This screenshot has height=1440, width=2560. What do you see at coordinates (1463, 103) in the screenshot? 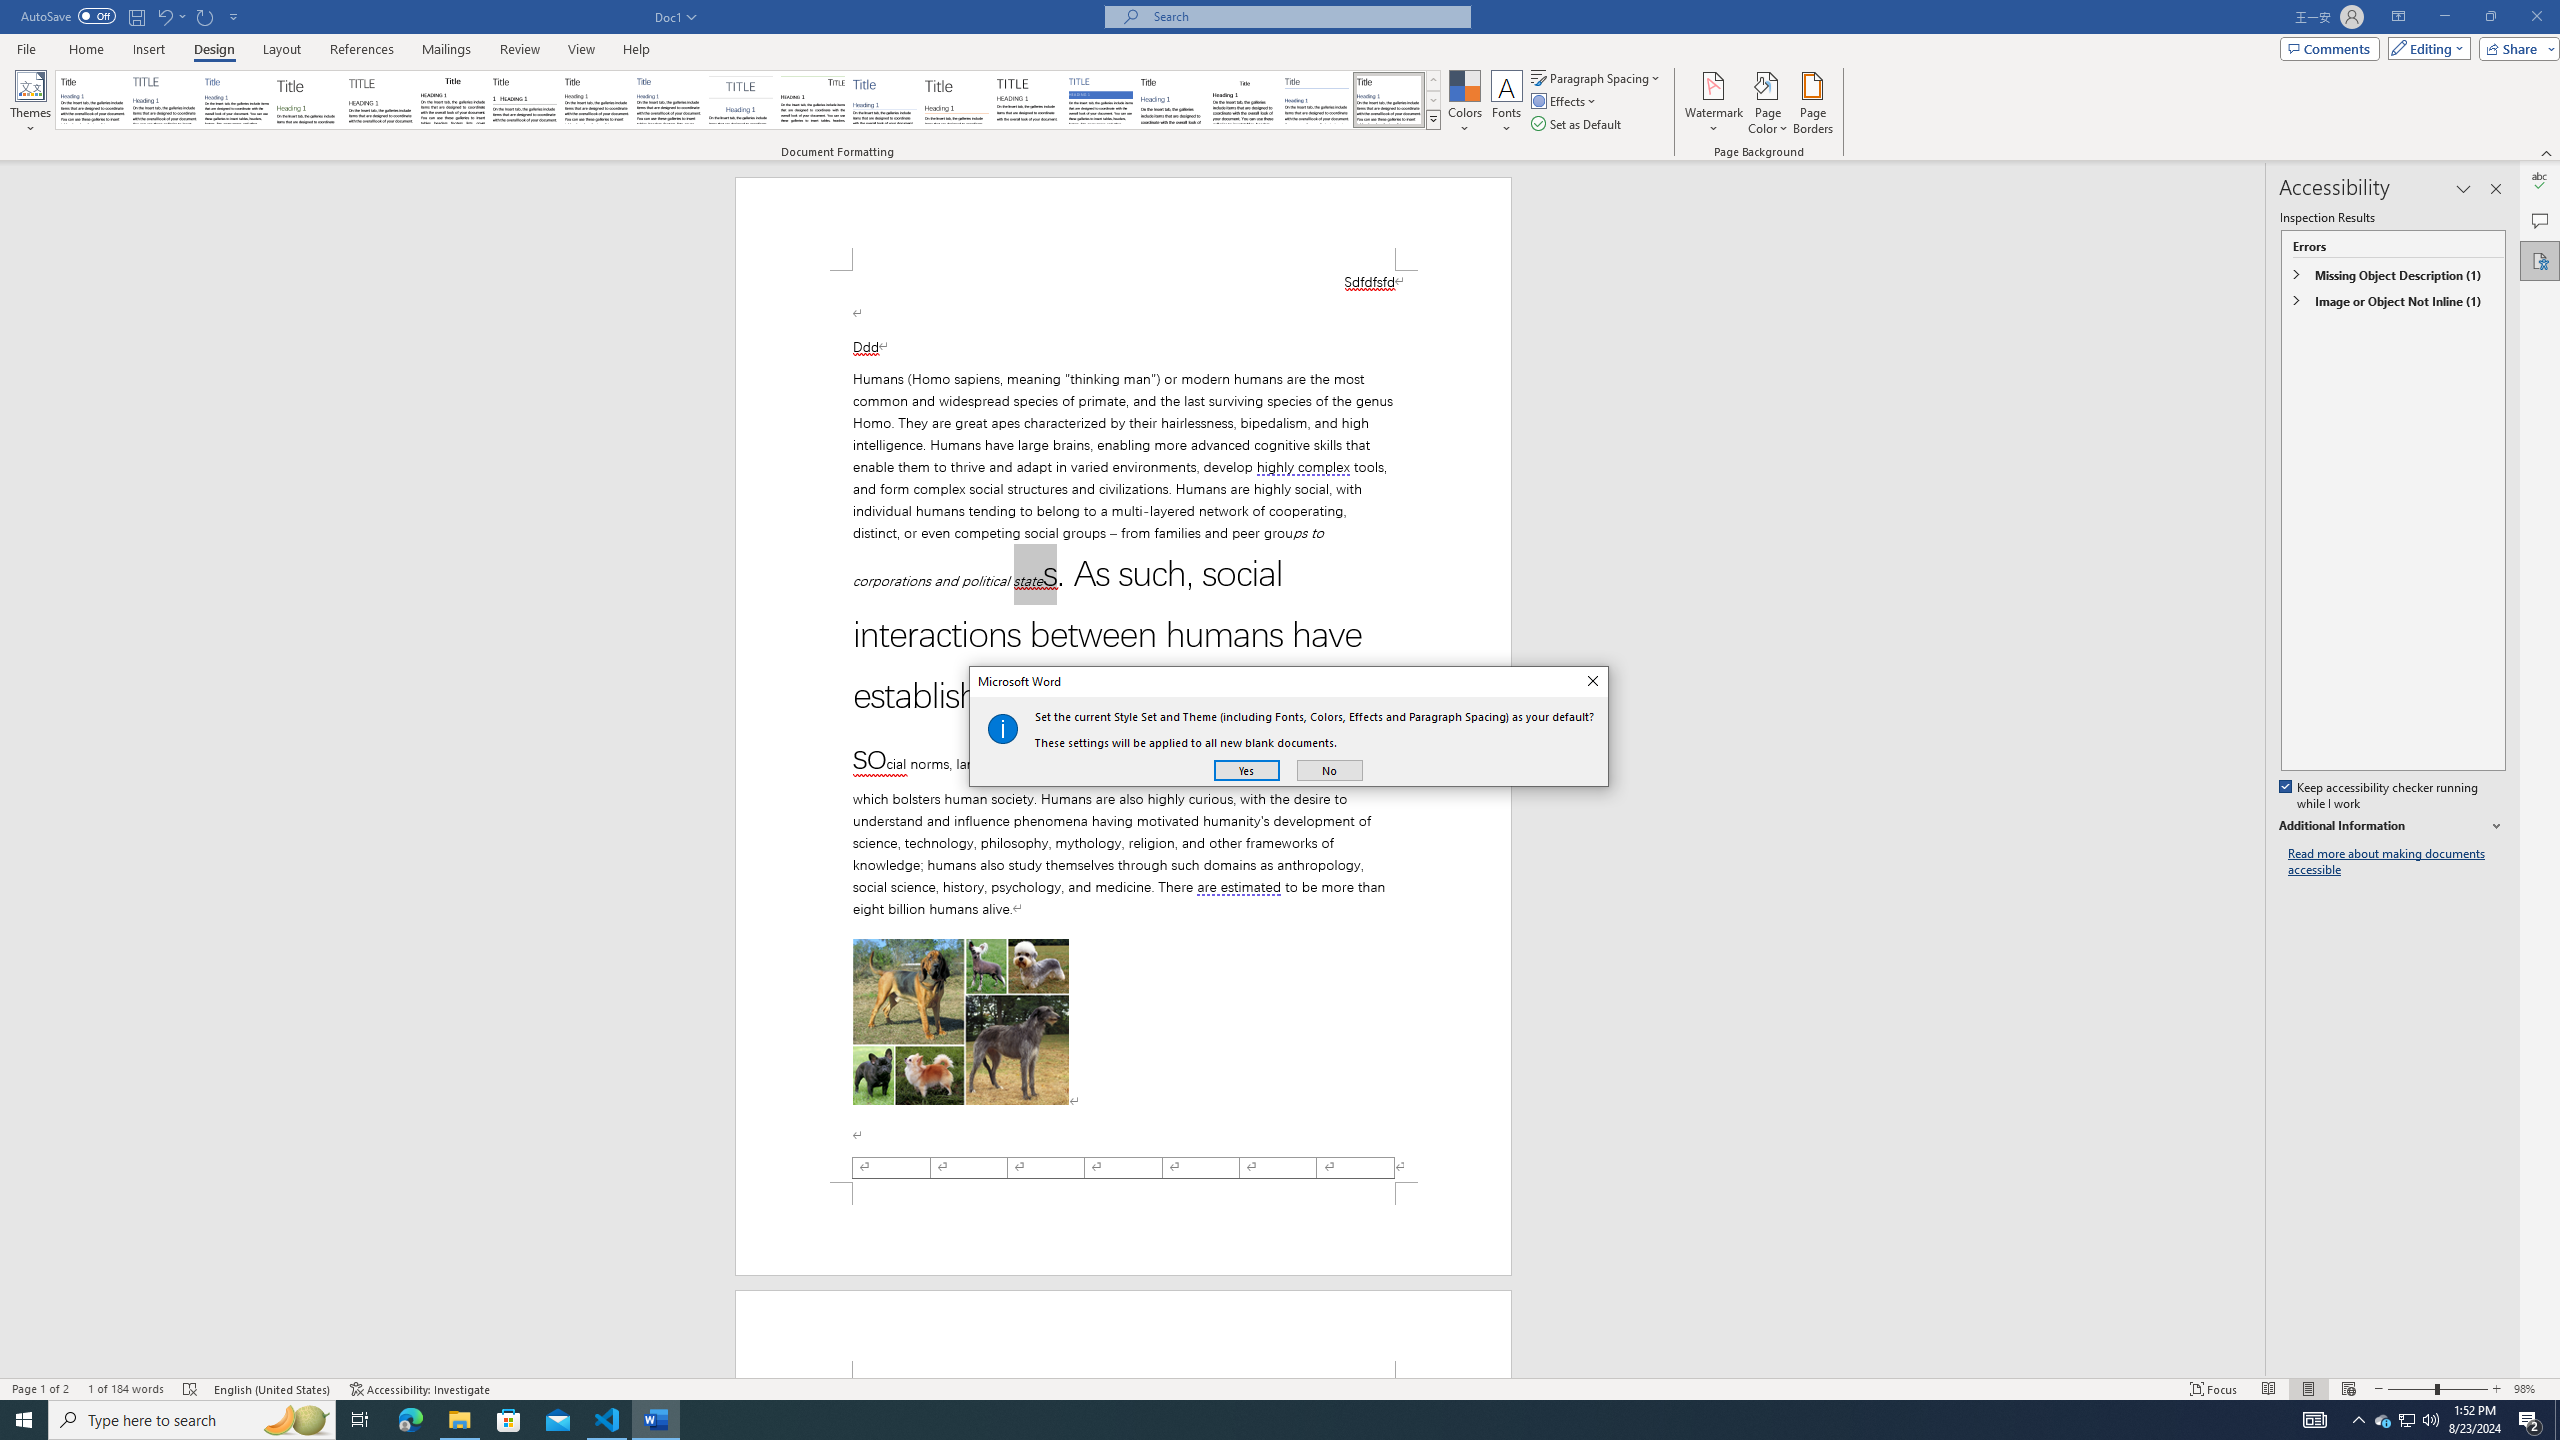
I see `'Colors'` at bounding box center [1463, 103].